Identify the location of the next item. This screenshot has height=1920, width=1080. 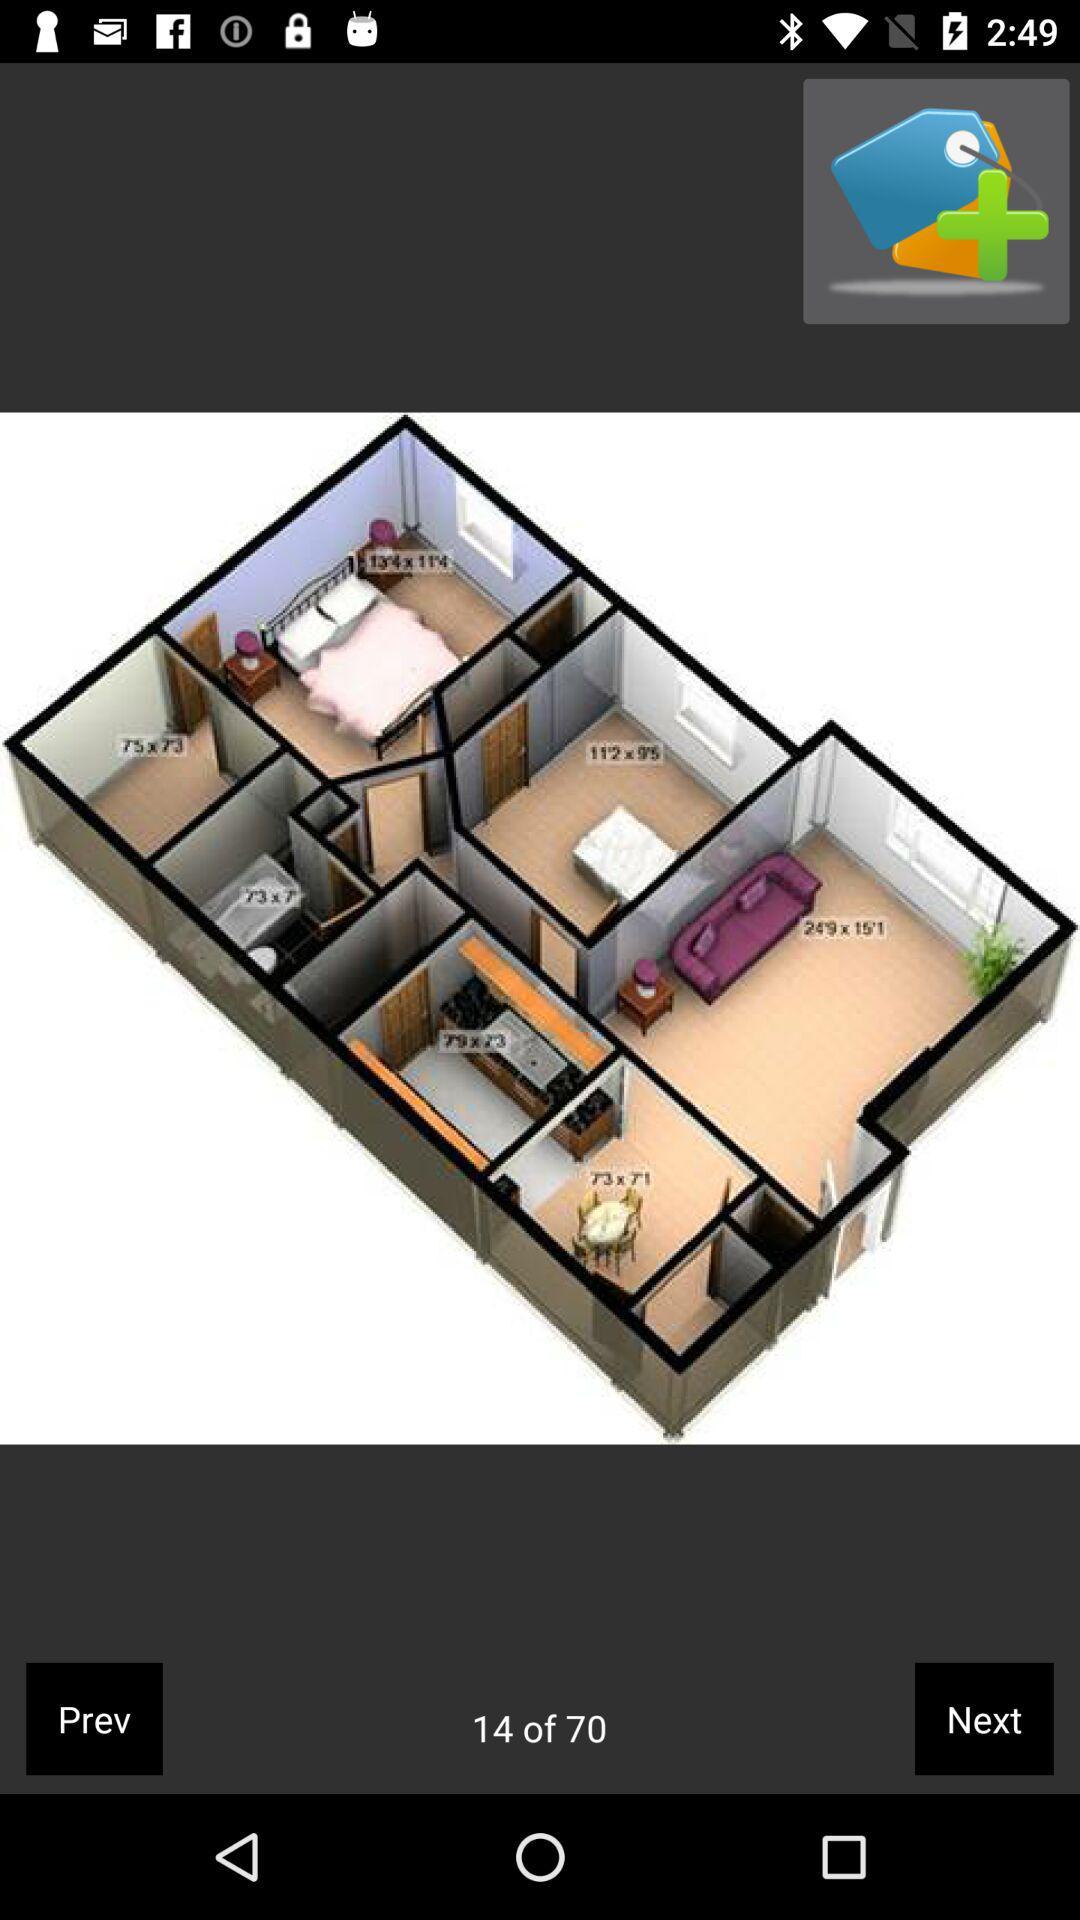
(983, 1717).